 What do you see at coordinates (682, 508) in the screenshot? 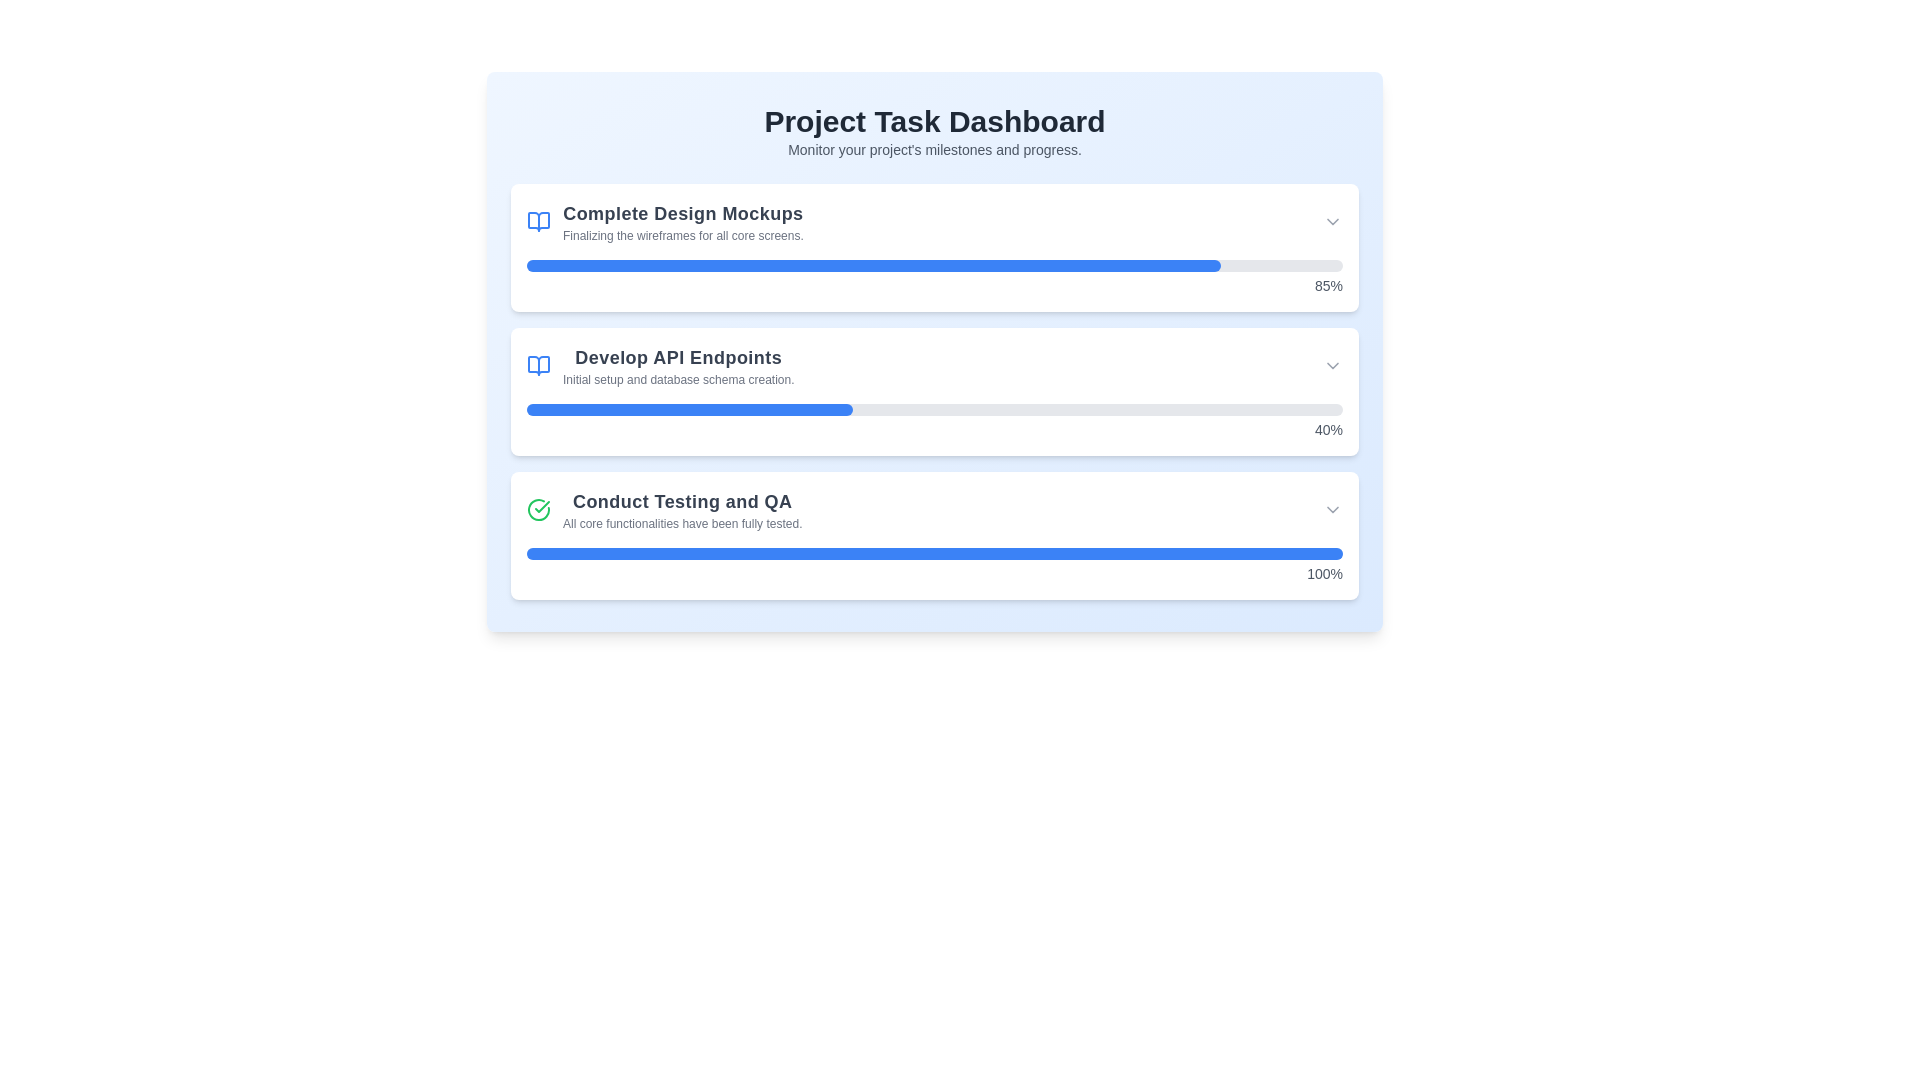
I see `the Text Display element that shows the task title and status description for the third task entry` at bounding box center [682, 508].